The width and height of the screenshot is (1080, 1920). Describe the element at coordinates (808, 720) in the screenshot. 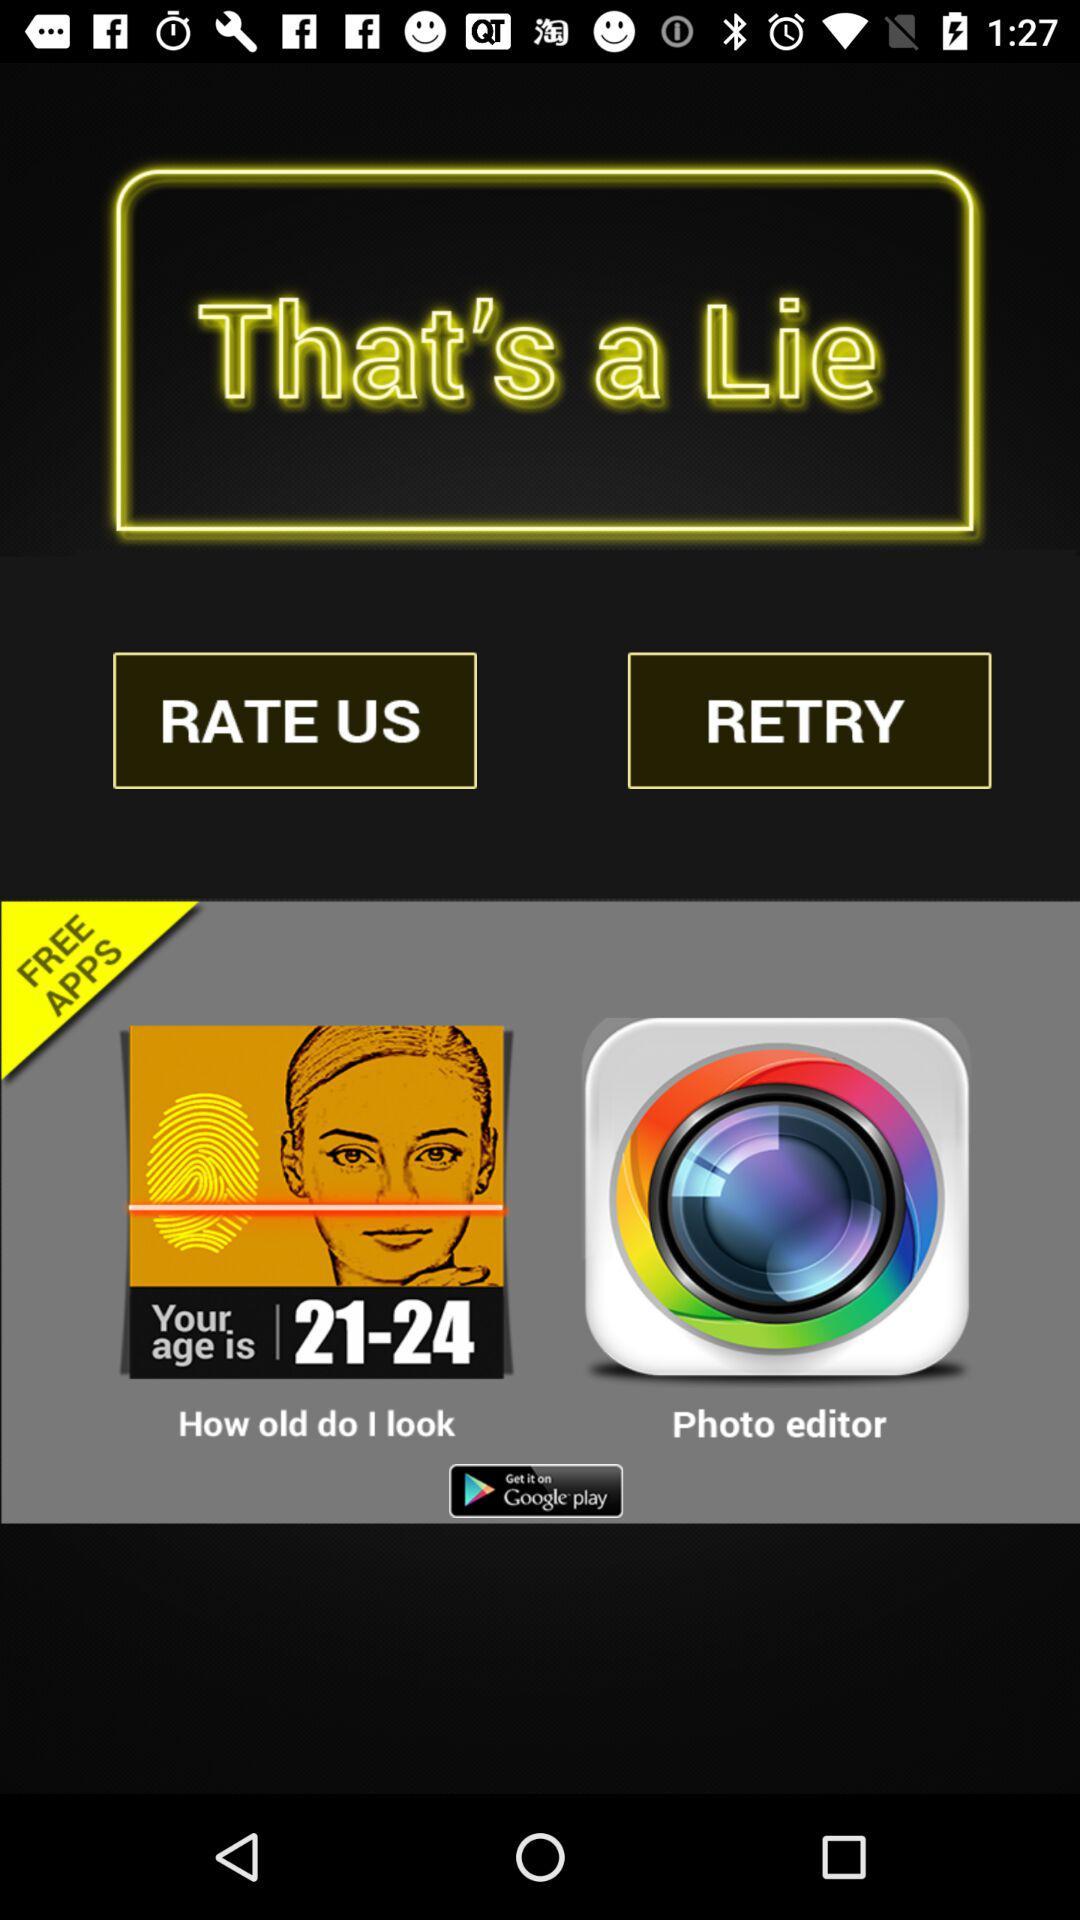

I see `retry game` at that location.